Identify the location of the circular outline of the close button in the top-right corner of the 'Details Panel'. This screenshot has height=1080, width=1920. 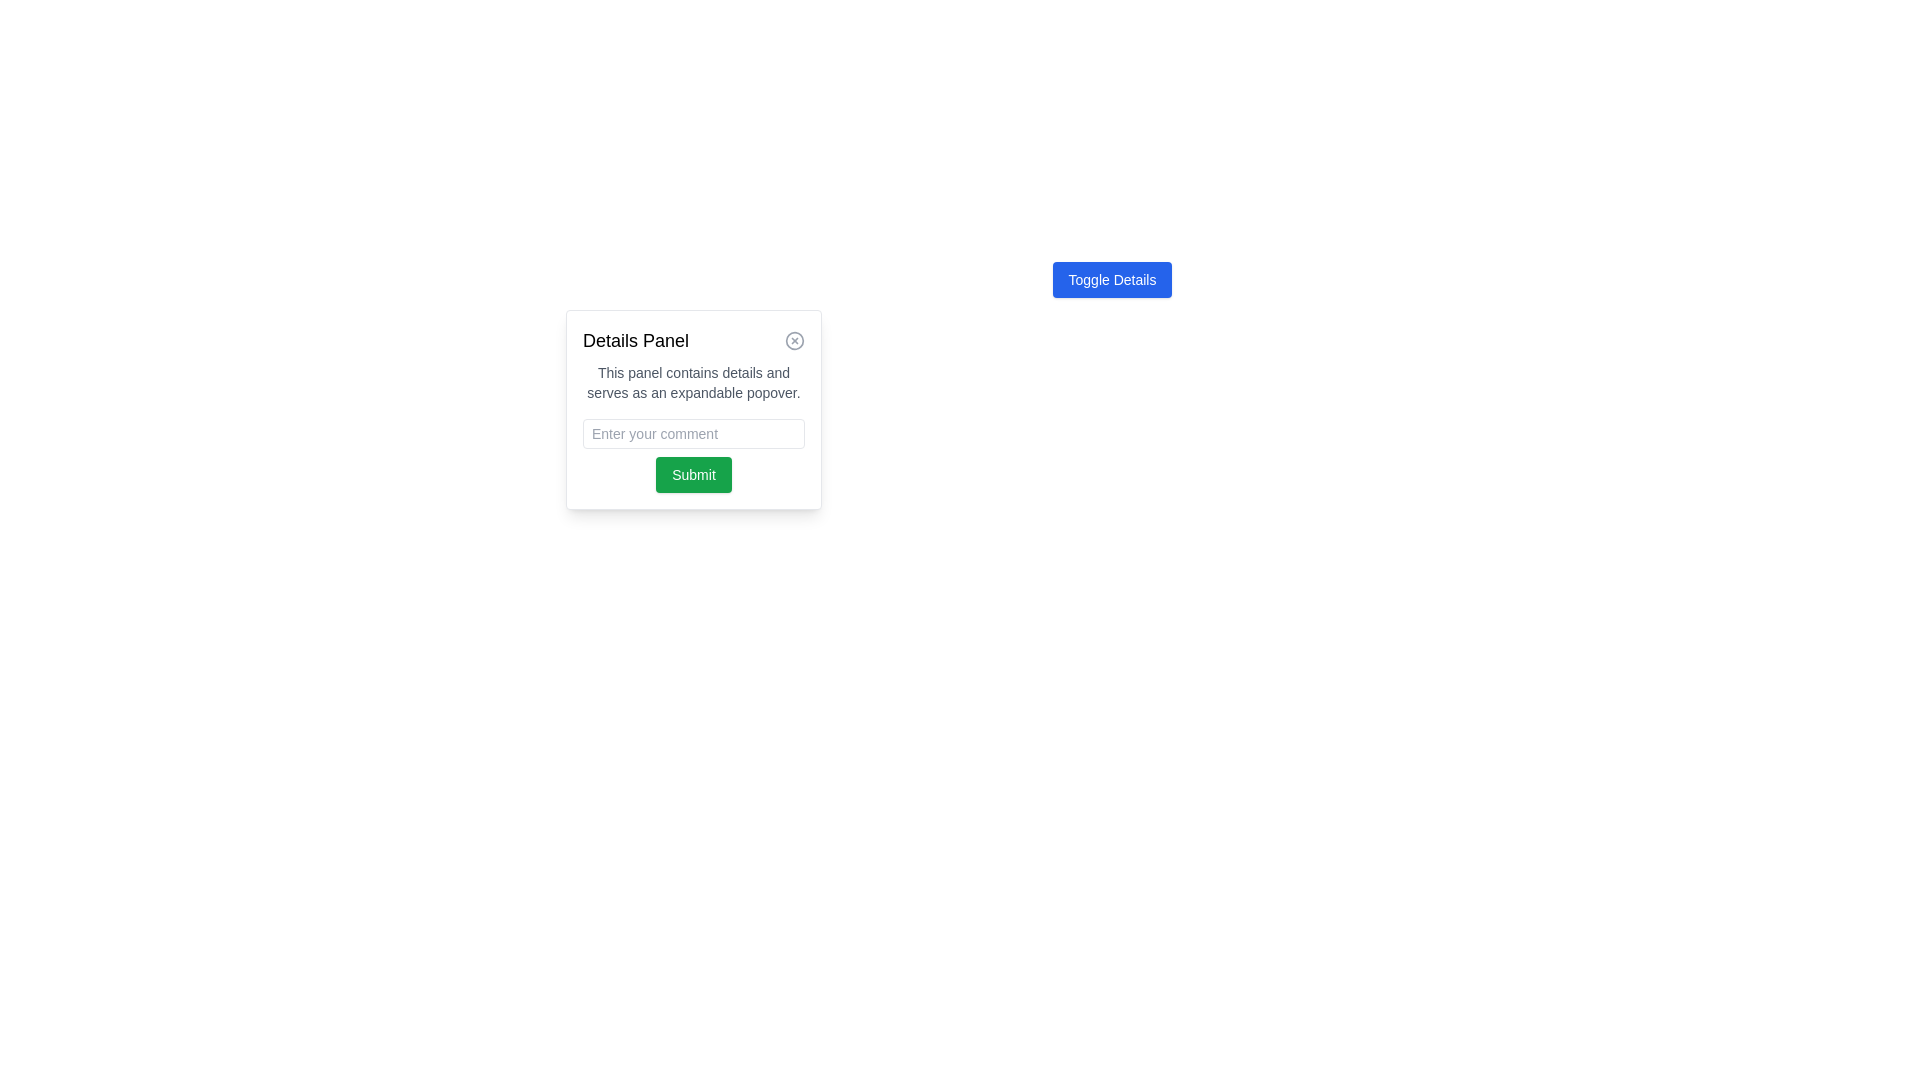
(794, 339).